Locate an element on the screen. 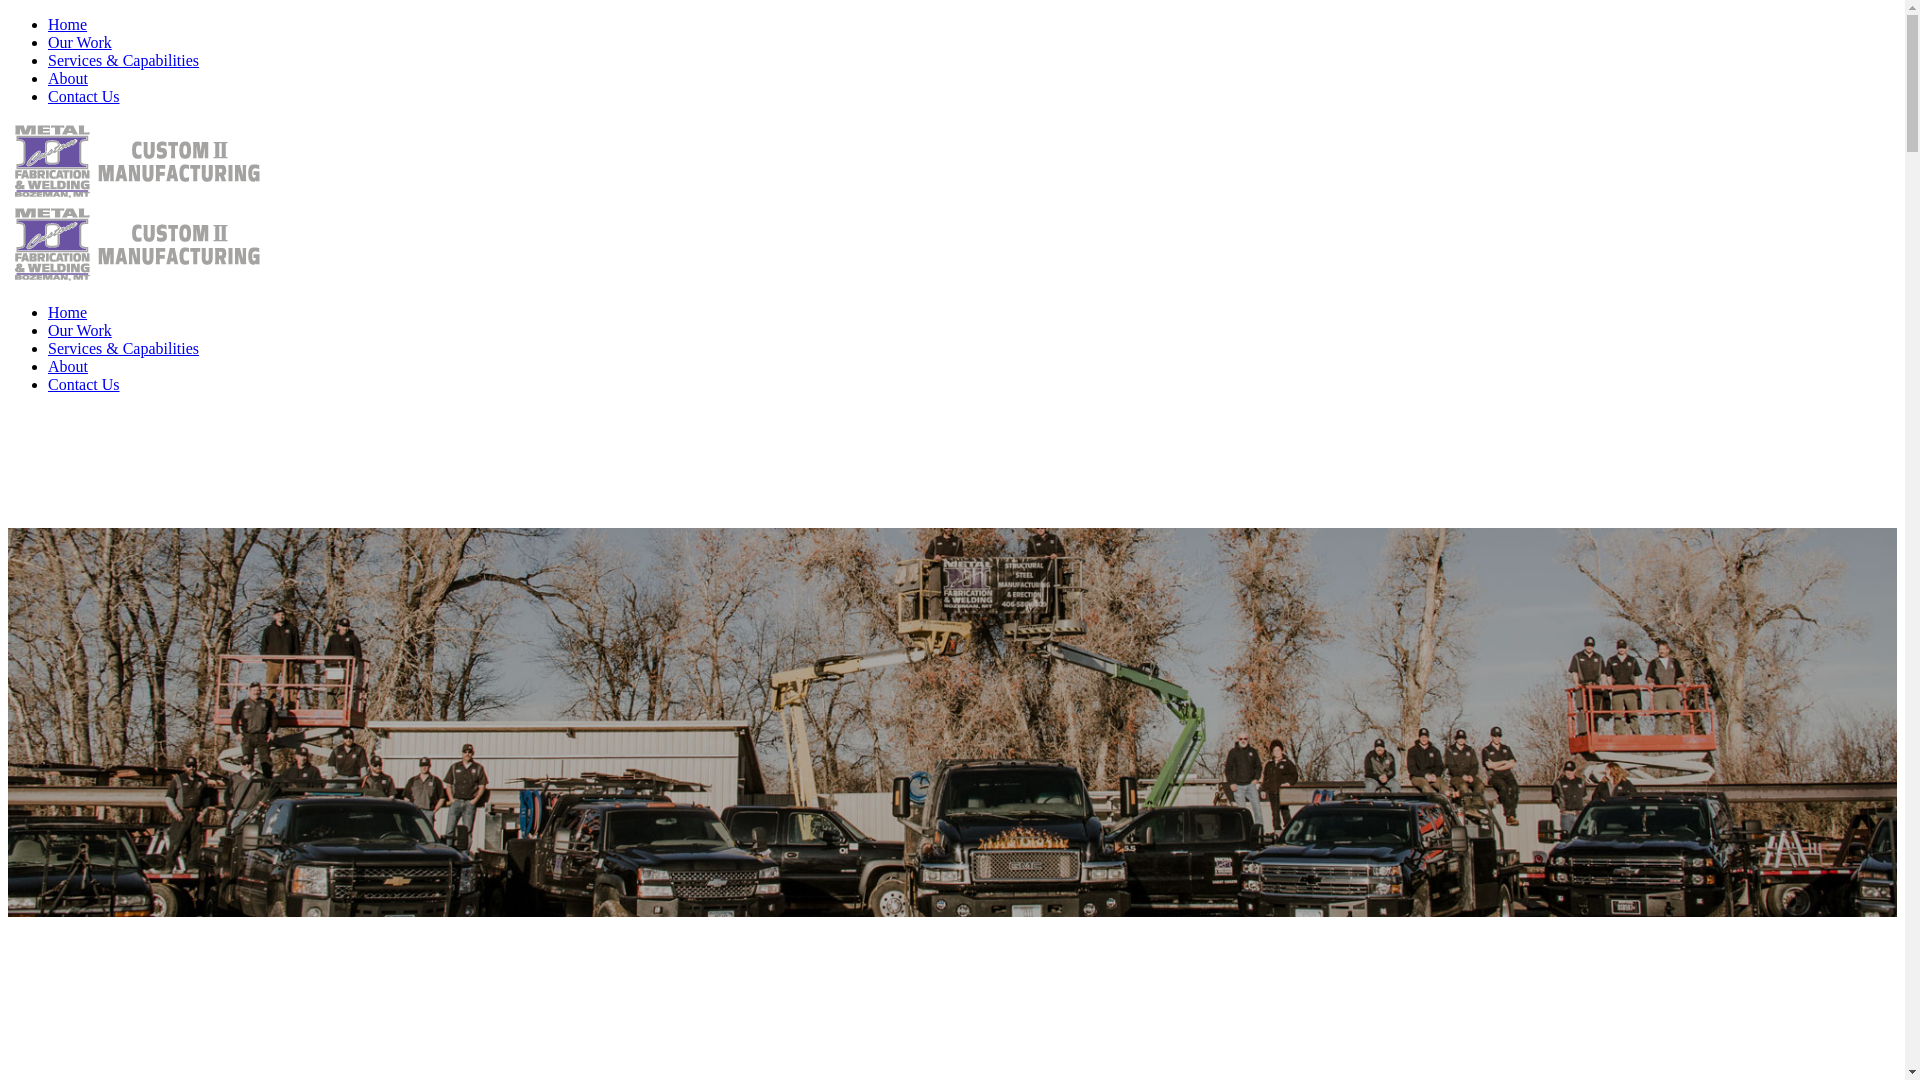 The width and height of the screenshot is (1920, 1080). 'Home' is located at coordinates (67, 24).